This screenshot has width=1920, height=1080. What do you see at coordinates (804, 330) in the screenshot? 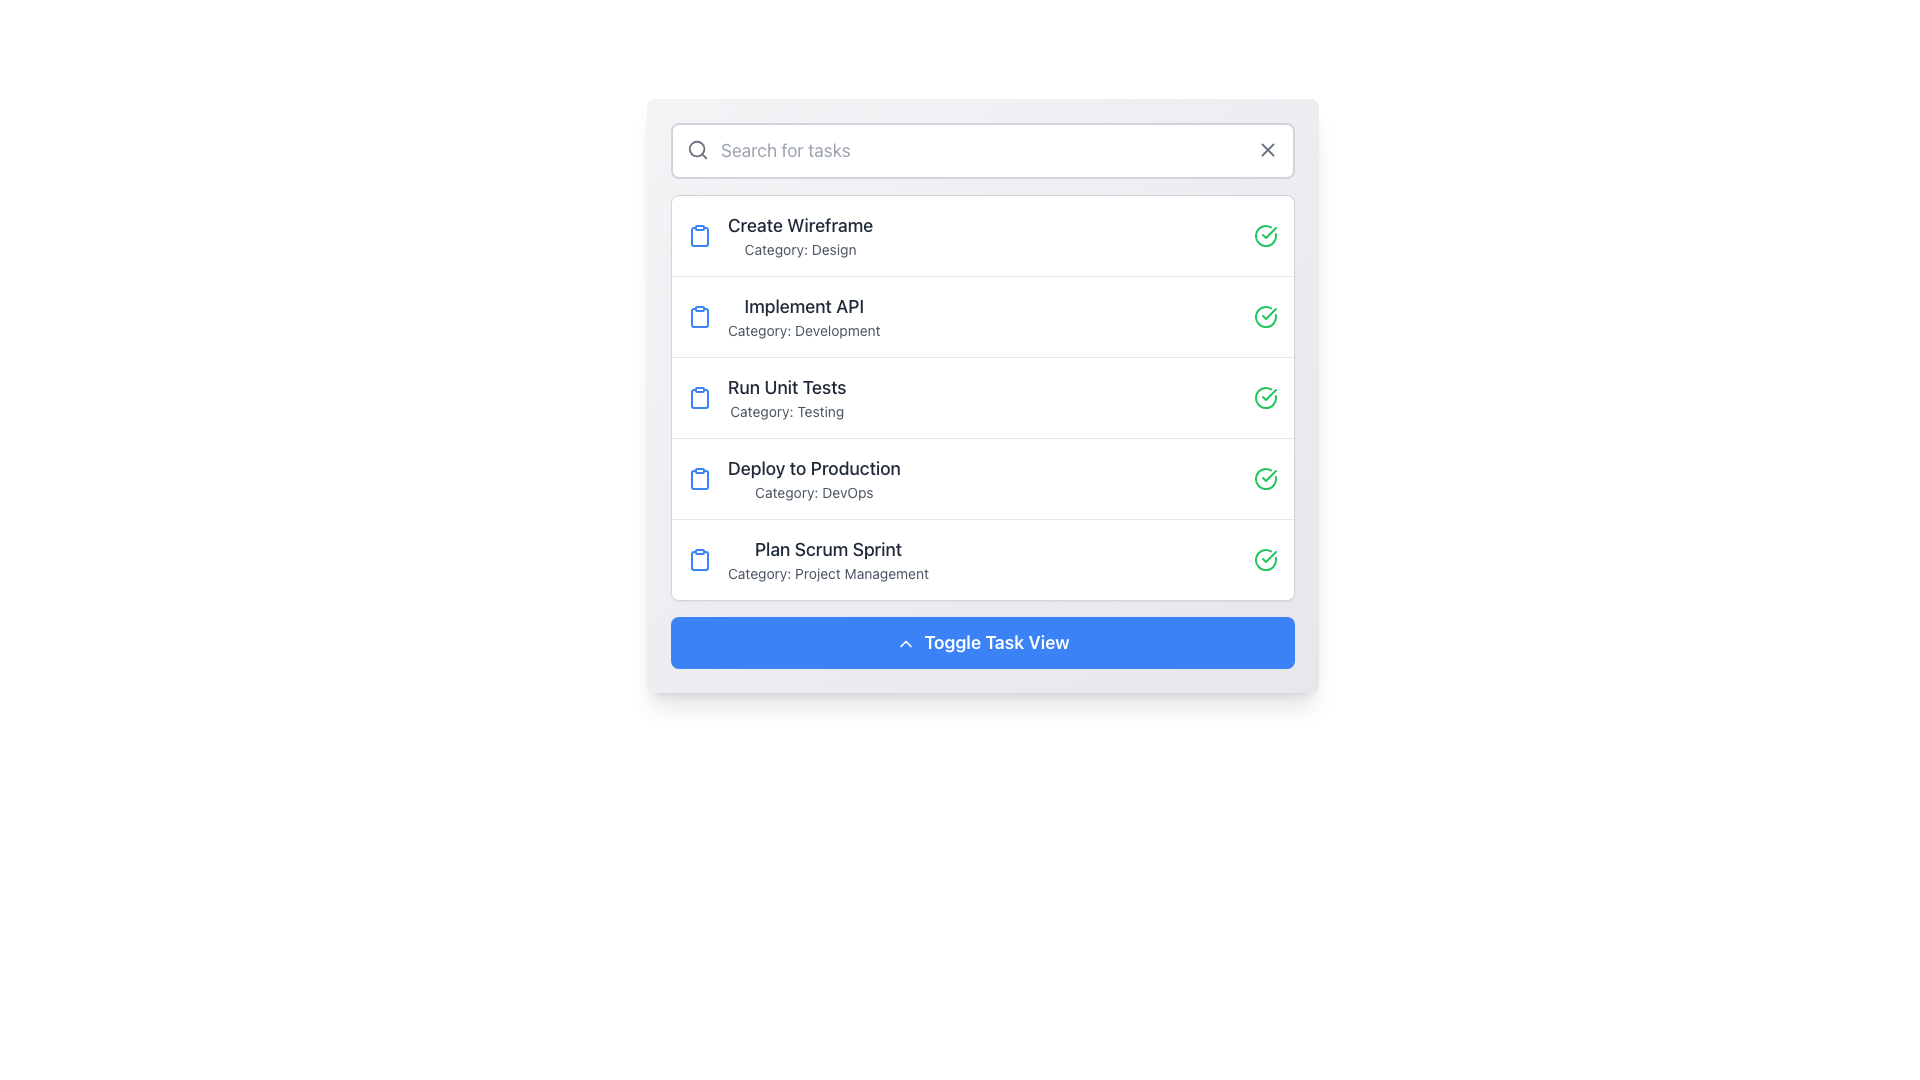
I see `text content of the label displaying 'Category: Development', which is styled in a smaller gray font and positioned below the 'Implement API' heading` at bounding box center [804, 330].